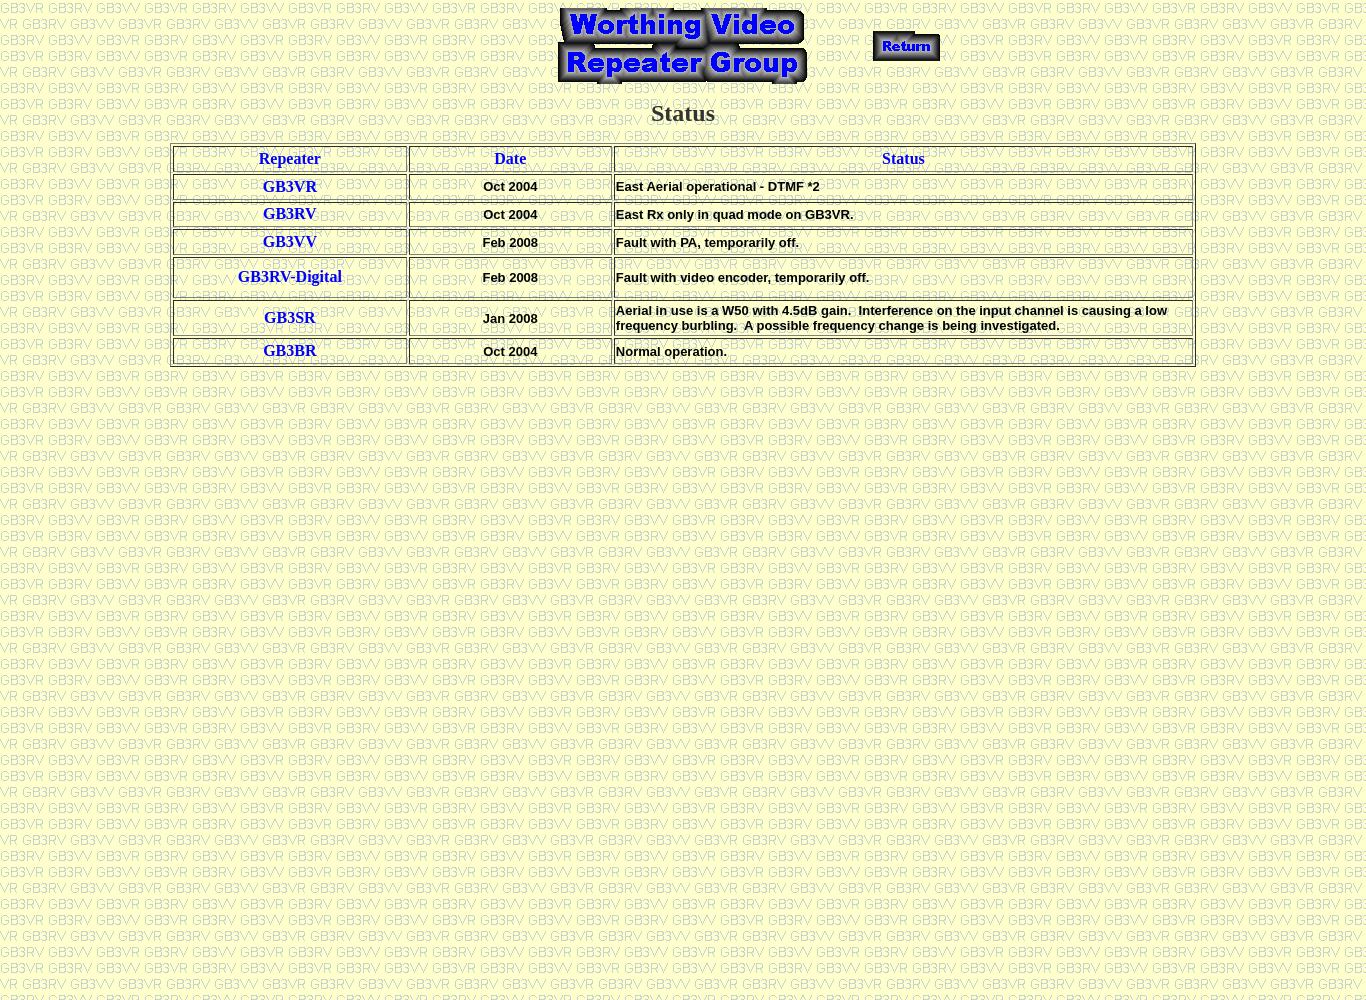 The image size is (1366, 1000). What do you see at coordinates (510, 276) in the screenshot?
I see `'Feb 2008'` at bounding box center [510, 276].